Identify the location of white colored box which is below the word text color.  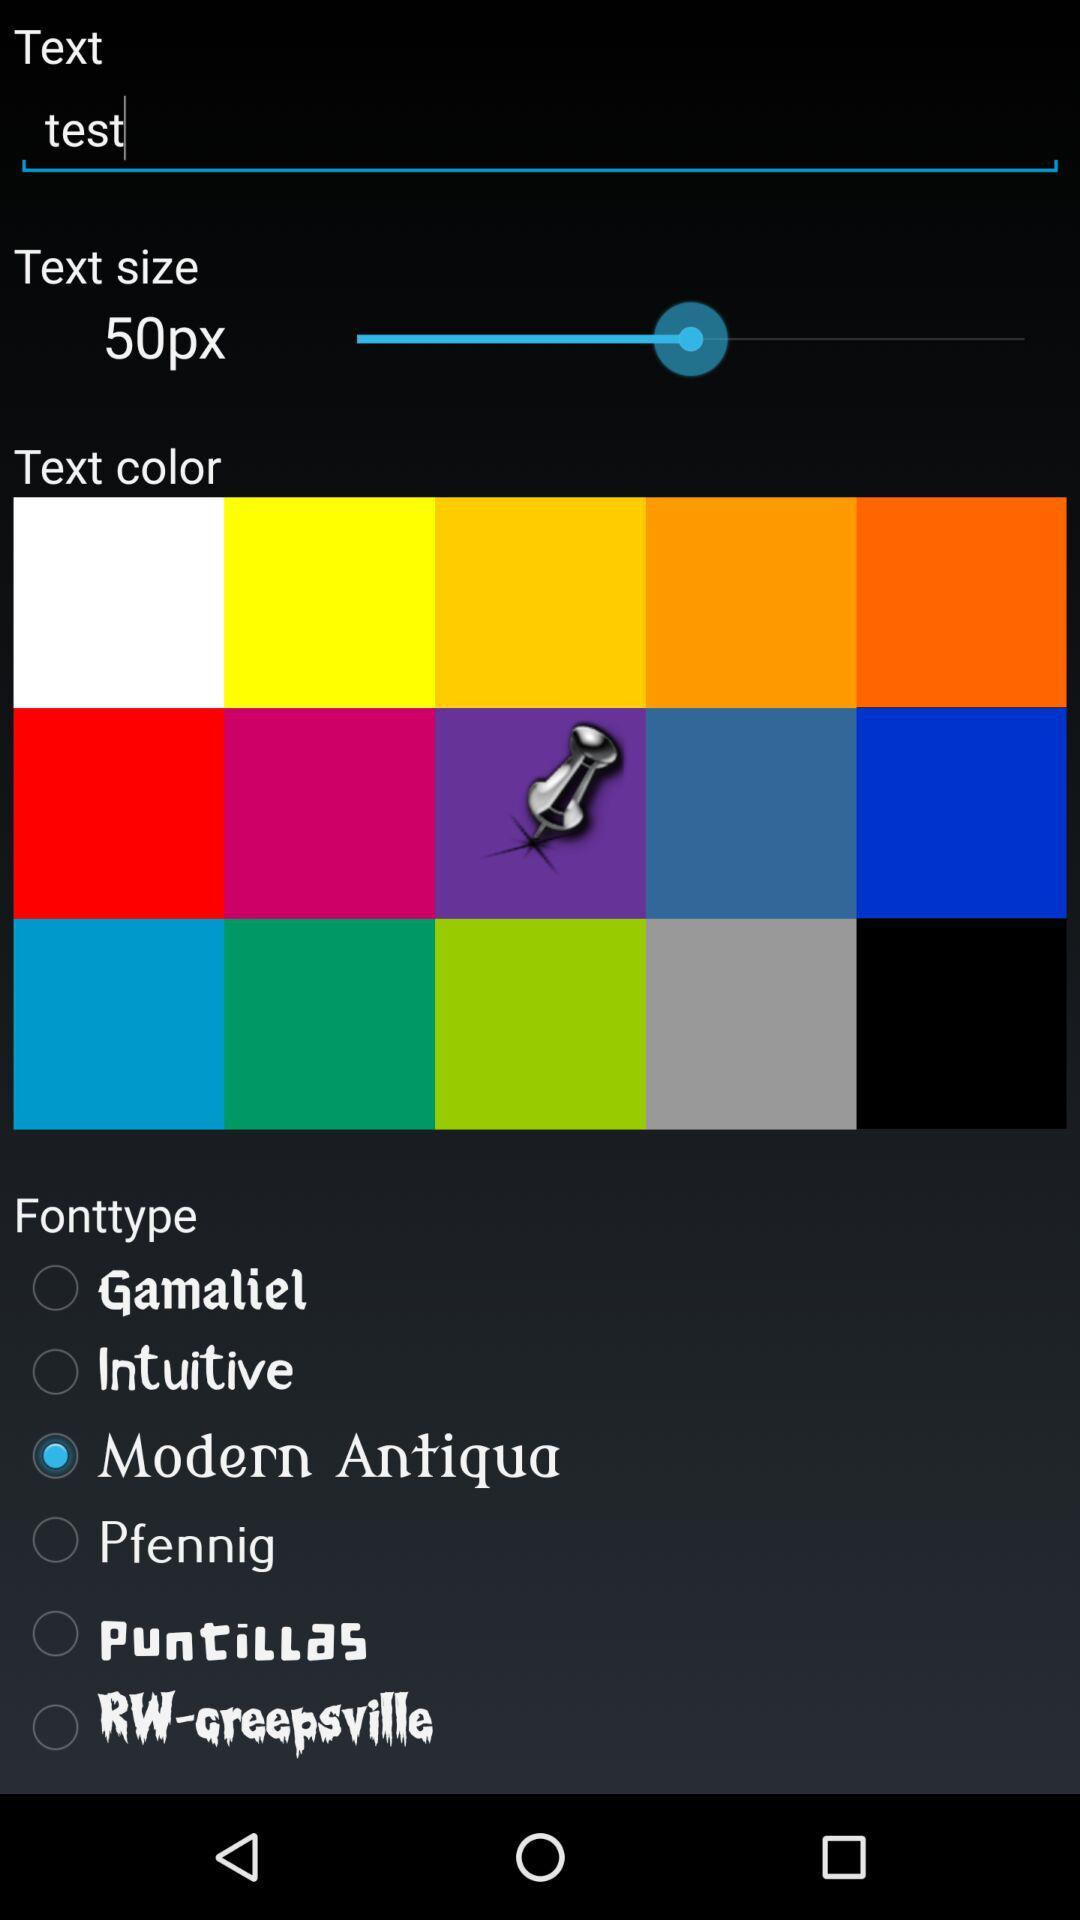
(119, 601).